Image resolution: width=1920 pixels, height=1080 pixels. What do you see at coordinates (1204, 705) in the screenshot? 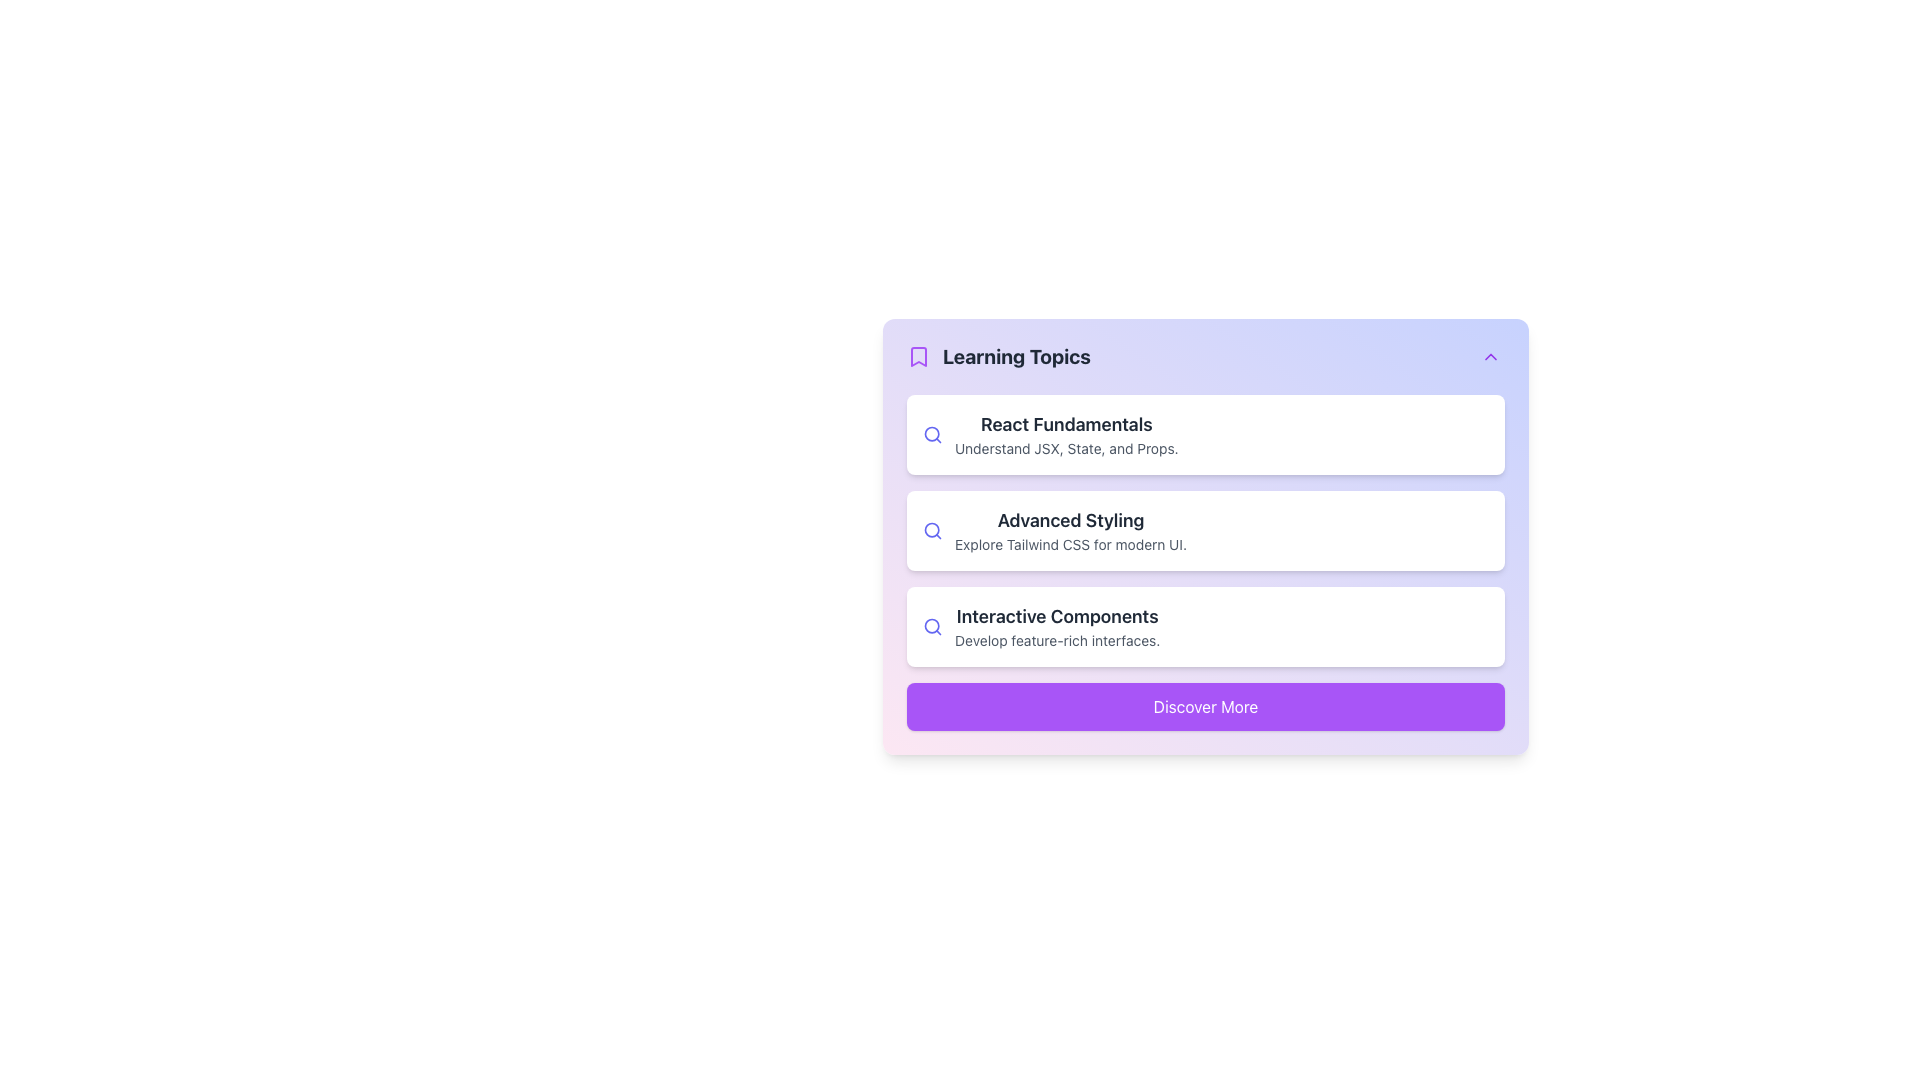
I see `the 'Discover More' button with a vibrant purple background and white text` at bounding box center [1204, 705].